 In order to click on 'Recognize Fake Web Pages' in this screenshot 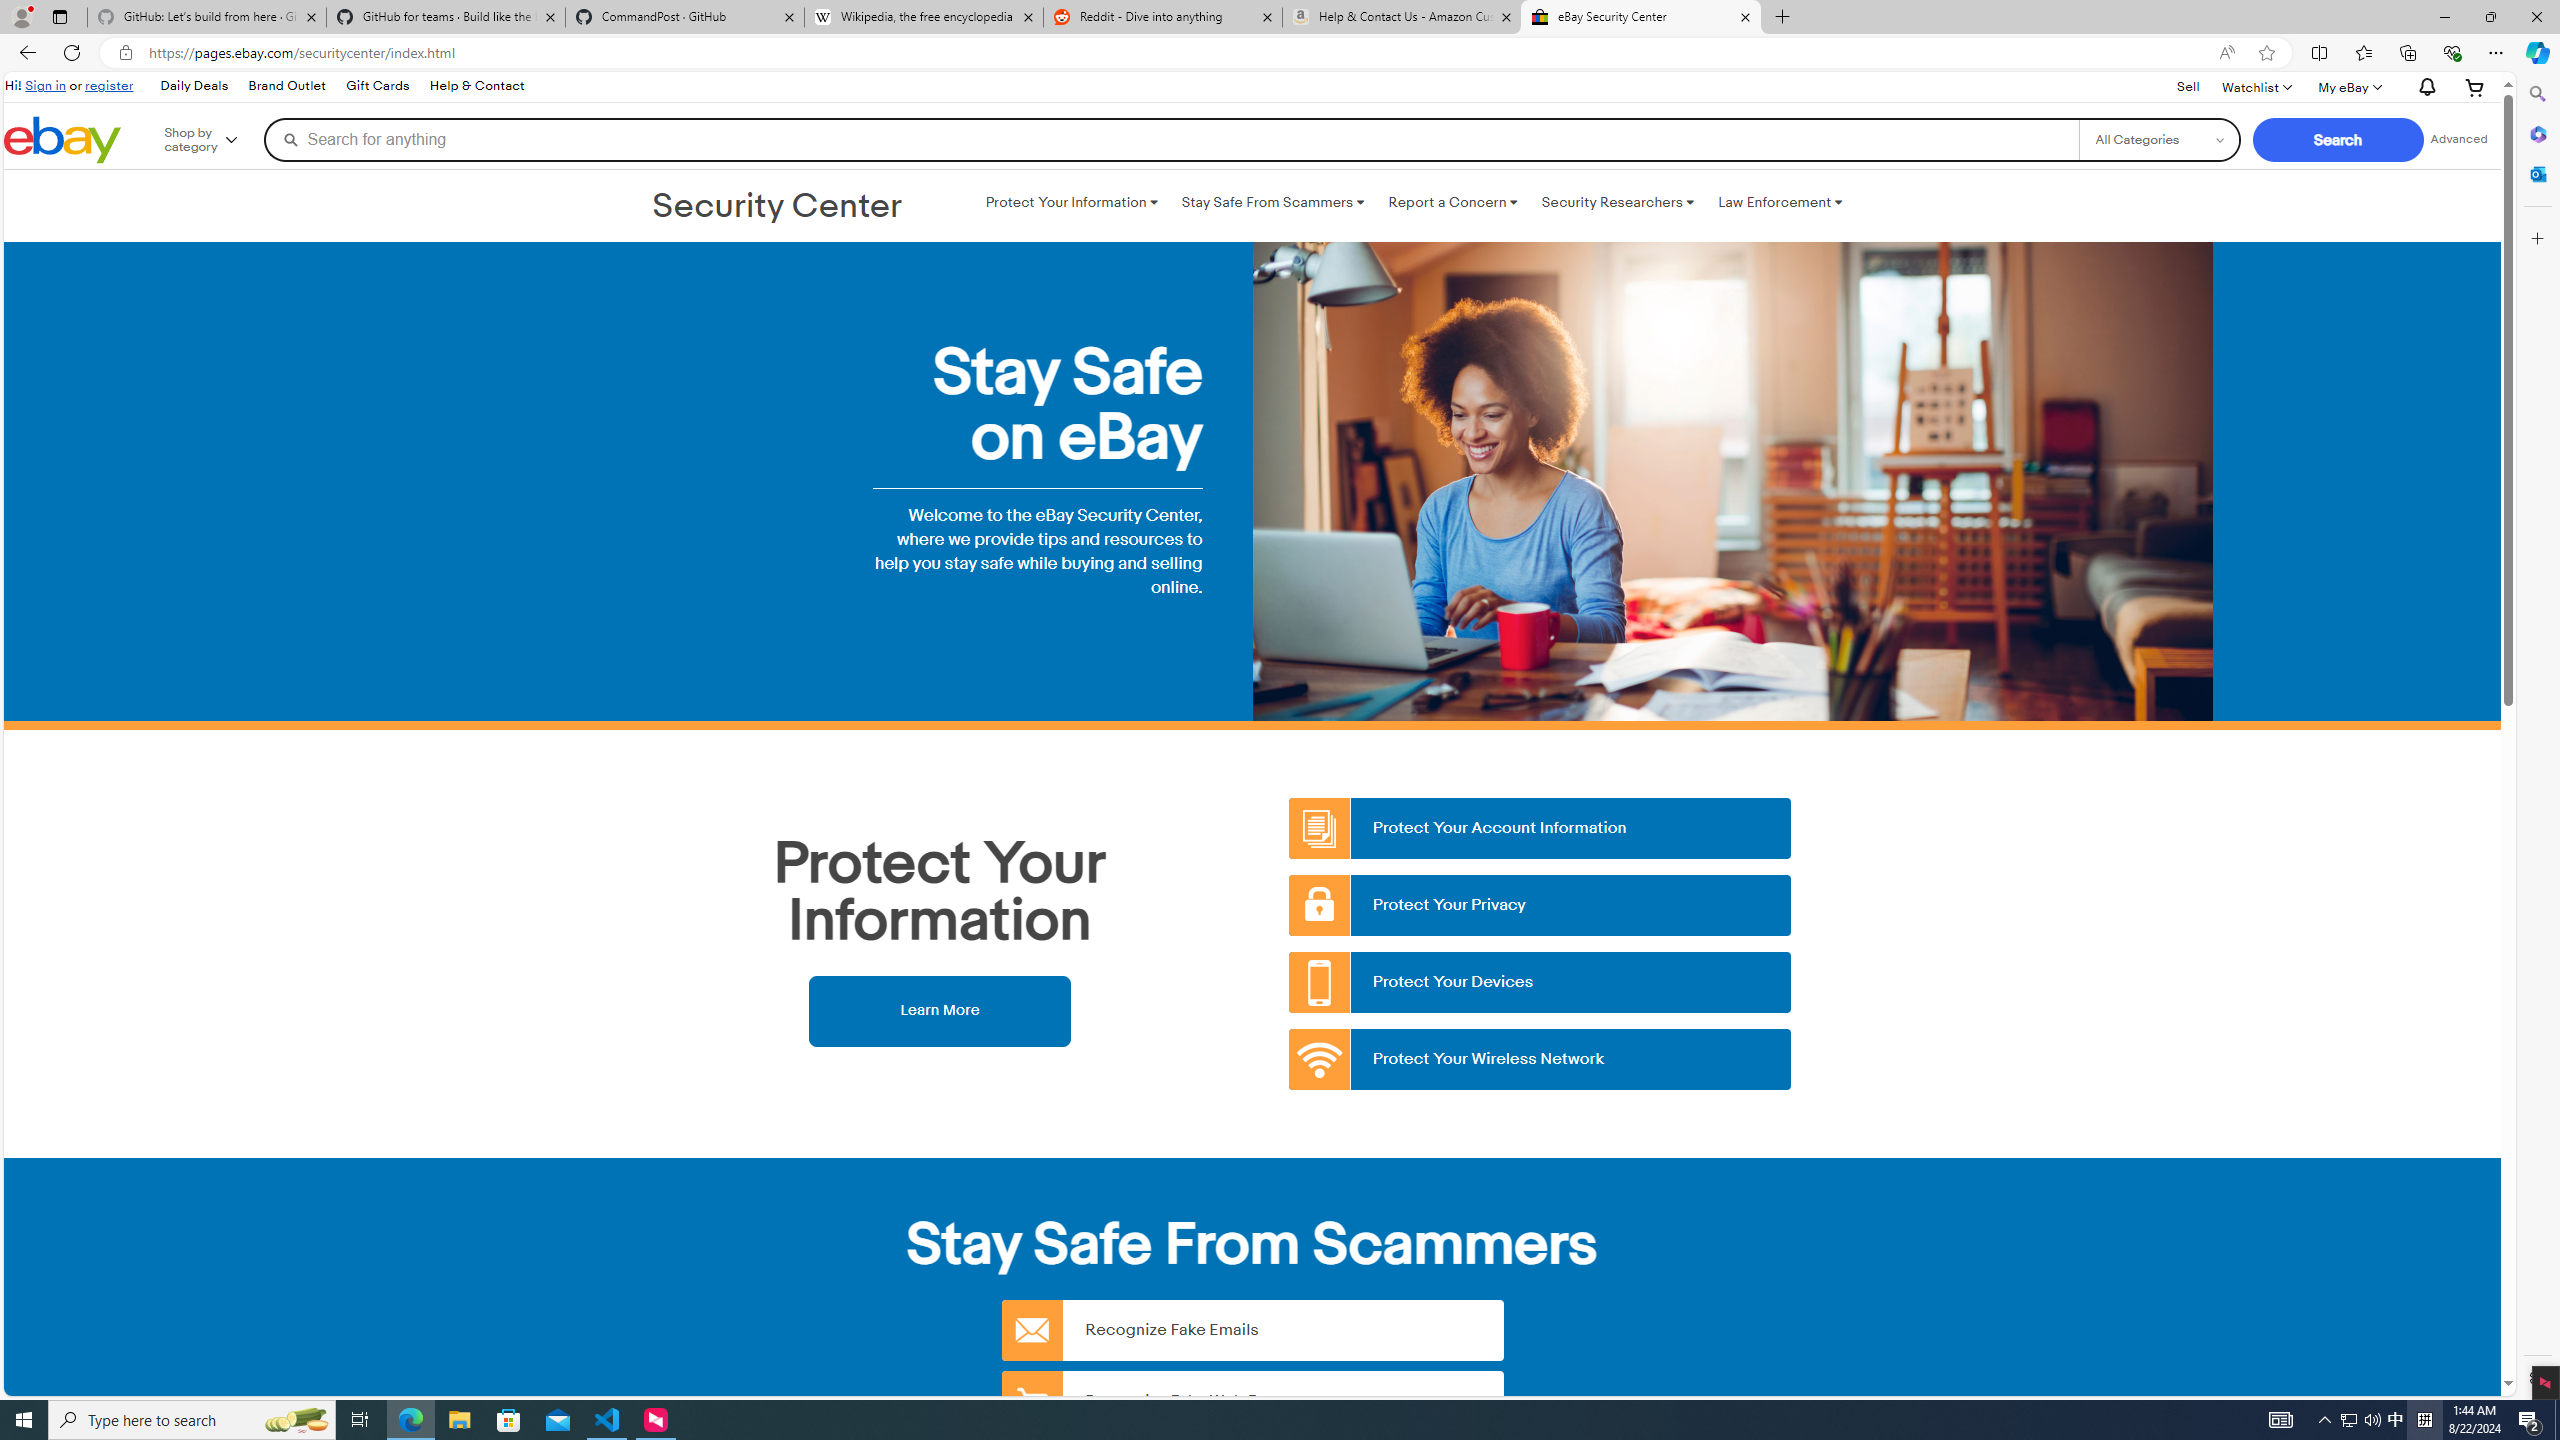, I will do `click(1252, 1401)`.